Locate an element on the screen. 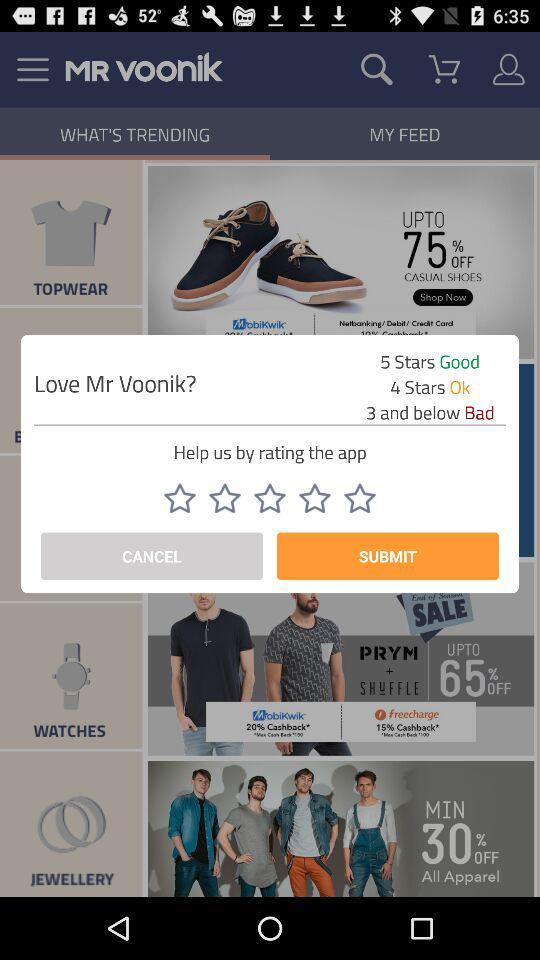 This screenshot has width=540, height=960. rate the app is located at coordinates (359, 497).